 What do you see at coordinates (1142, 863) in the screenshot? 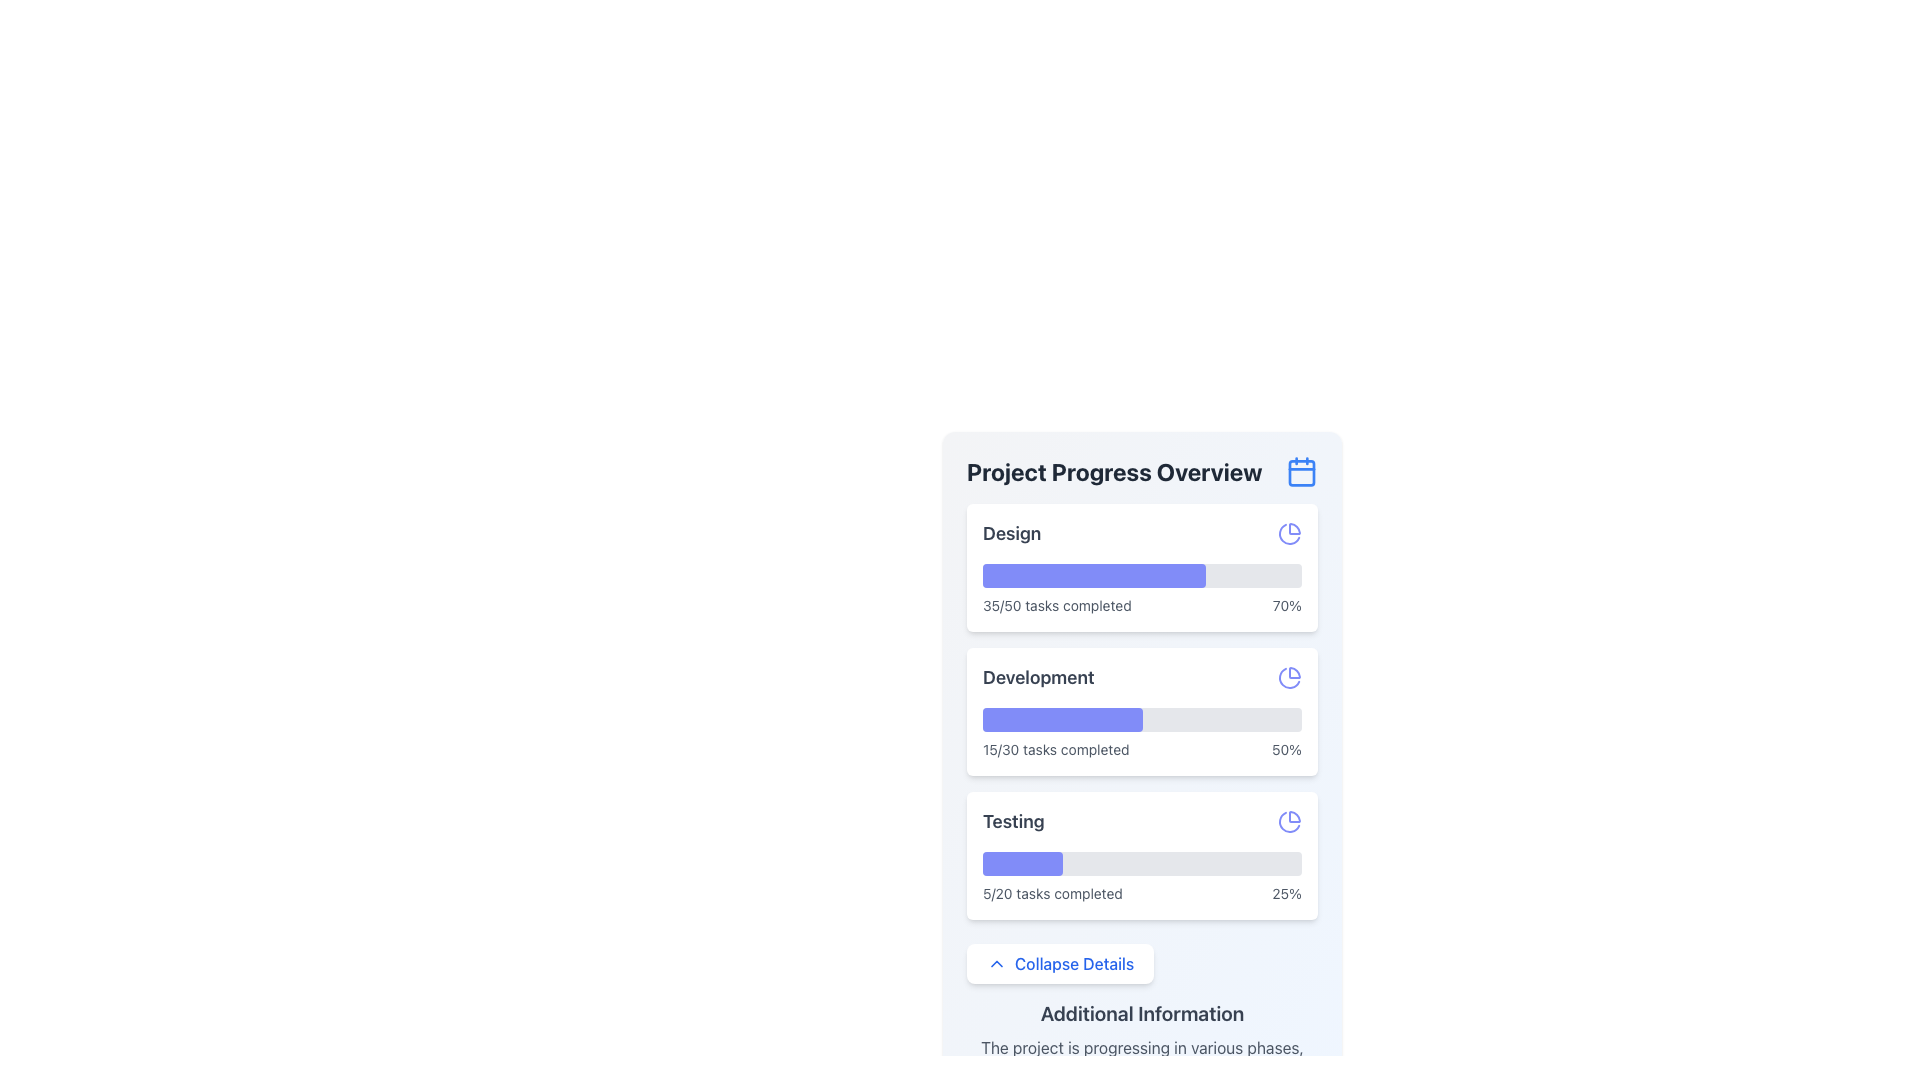
I see `the horizontal progress bar with a light gray background and a blue fill indicating 25% completion, located in the 'Testing' section of the task progress overview card` at bounding box center [1142, 863].